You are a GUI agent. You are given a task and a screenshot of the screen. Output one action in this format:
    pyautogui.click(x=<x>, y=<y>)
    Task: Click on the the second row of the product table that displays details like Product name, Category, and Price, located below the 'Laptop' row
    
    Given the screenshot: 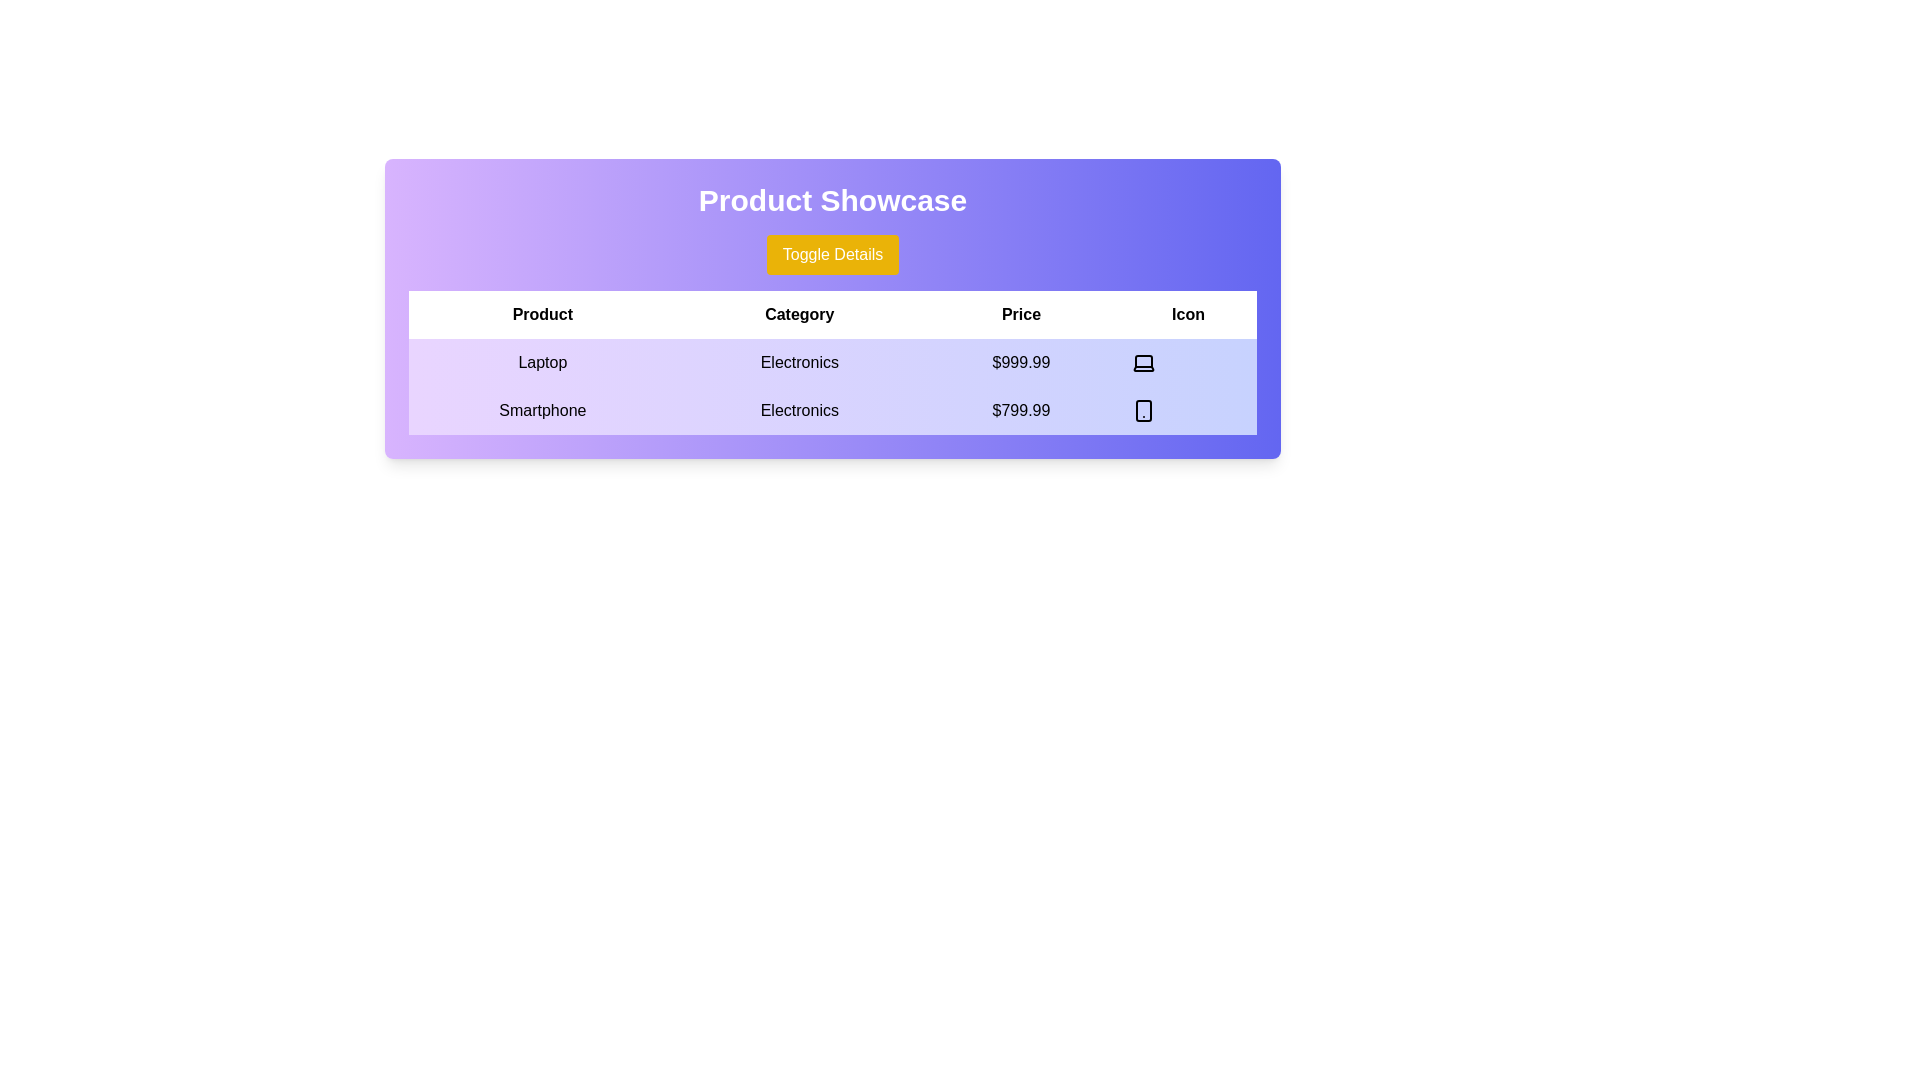 What is the action you would take?
    pyautogui.click(x=833, y=410)
    